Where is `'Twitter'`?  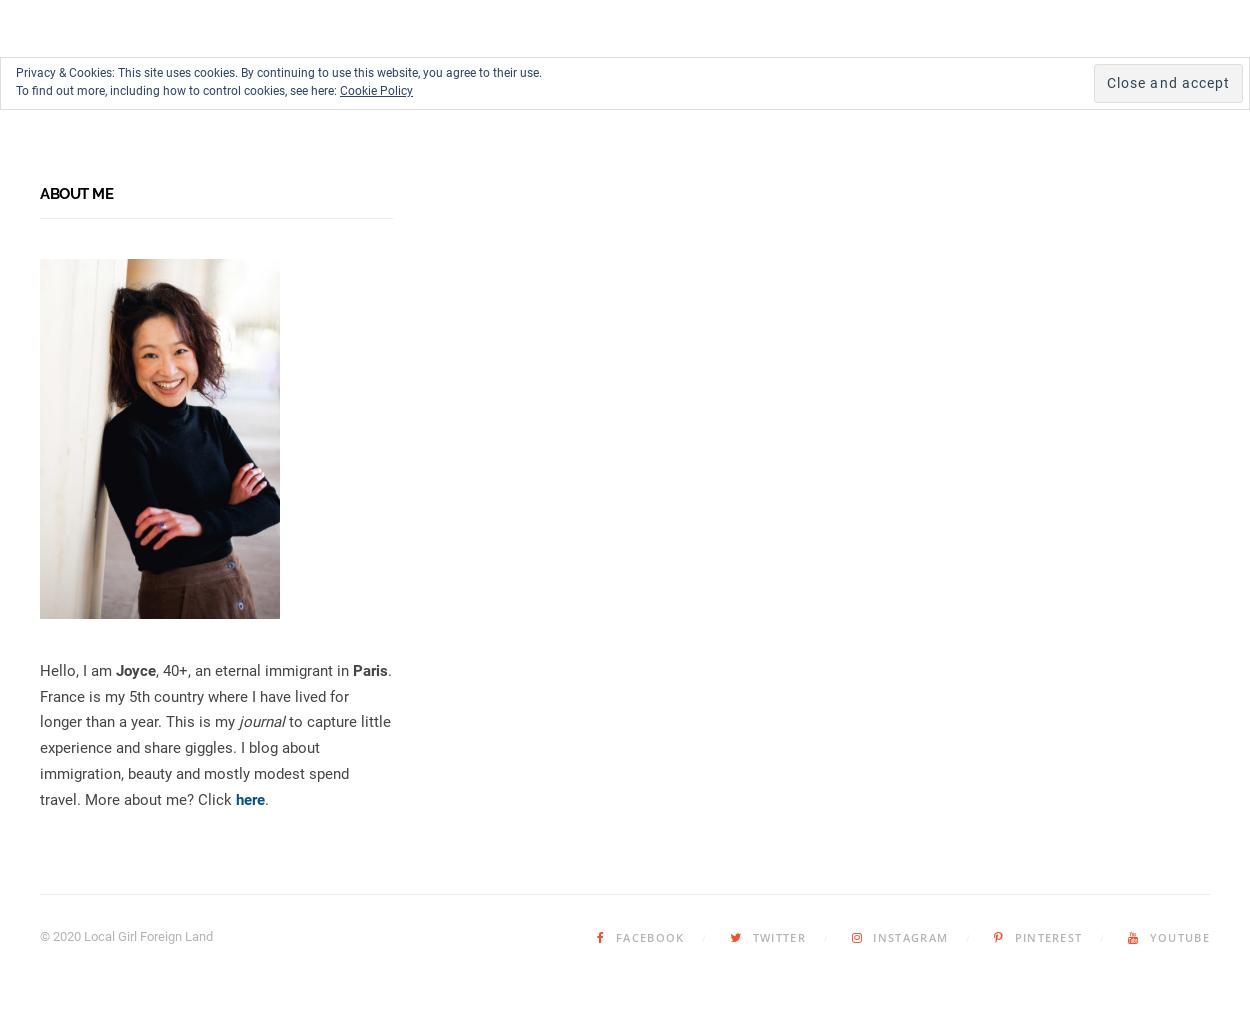 'Twitter' is located at coordinates (779, 937).